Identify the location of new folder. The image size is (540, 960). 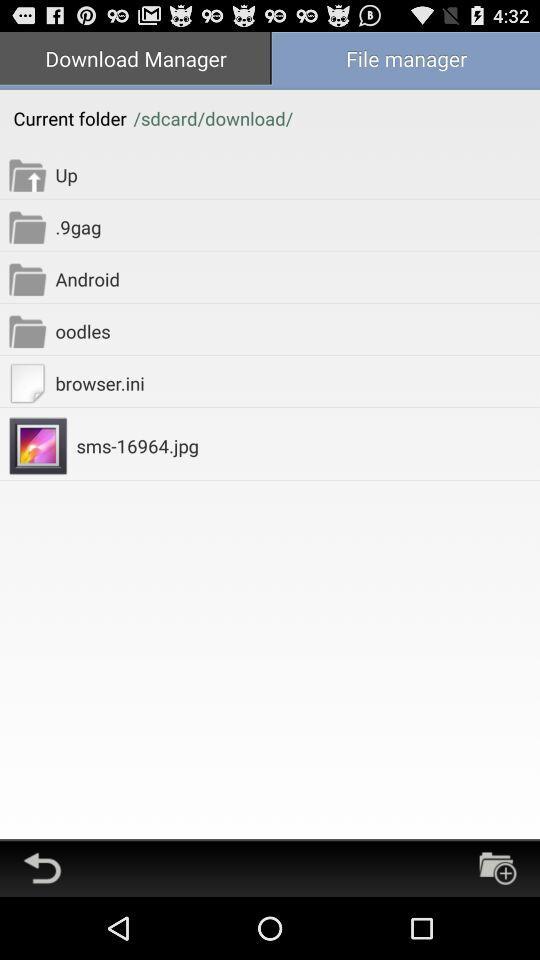
(496, 867).